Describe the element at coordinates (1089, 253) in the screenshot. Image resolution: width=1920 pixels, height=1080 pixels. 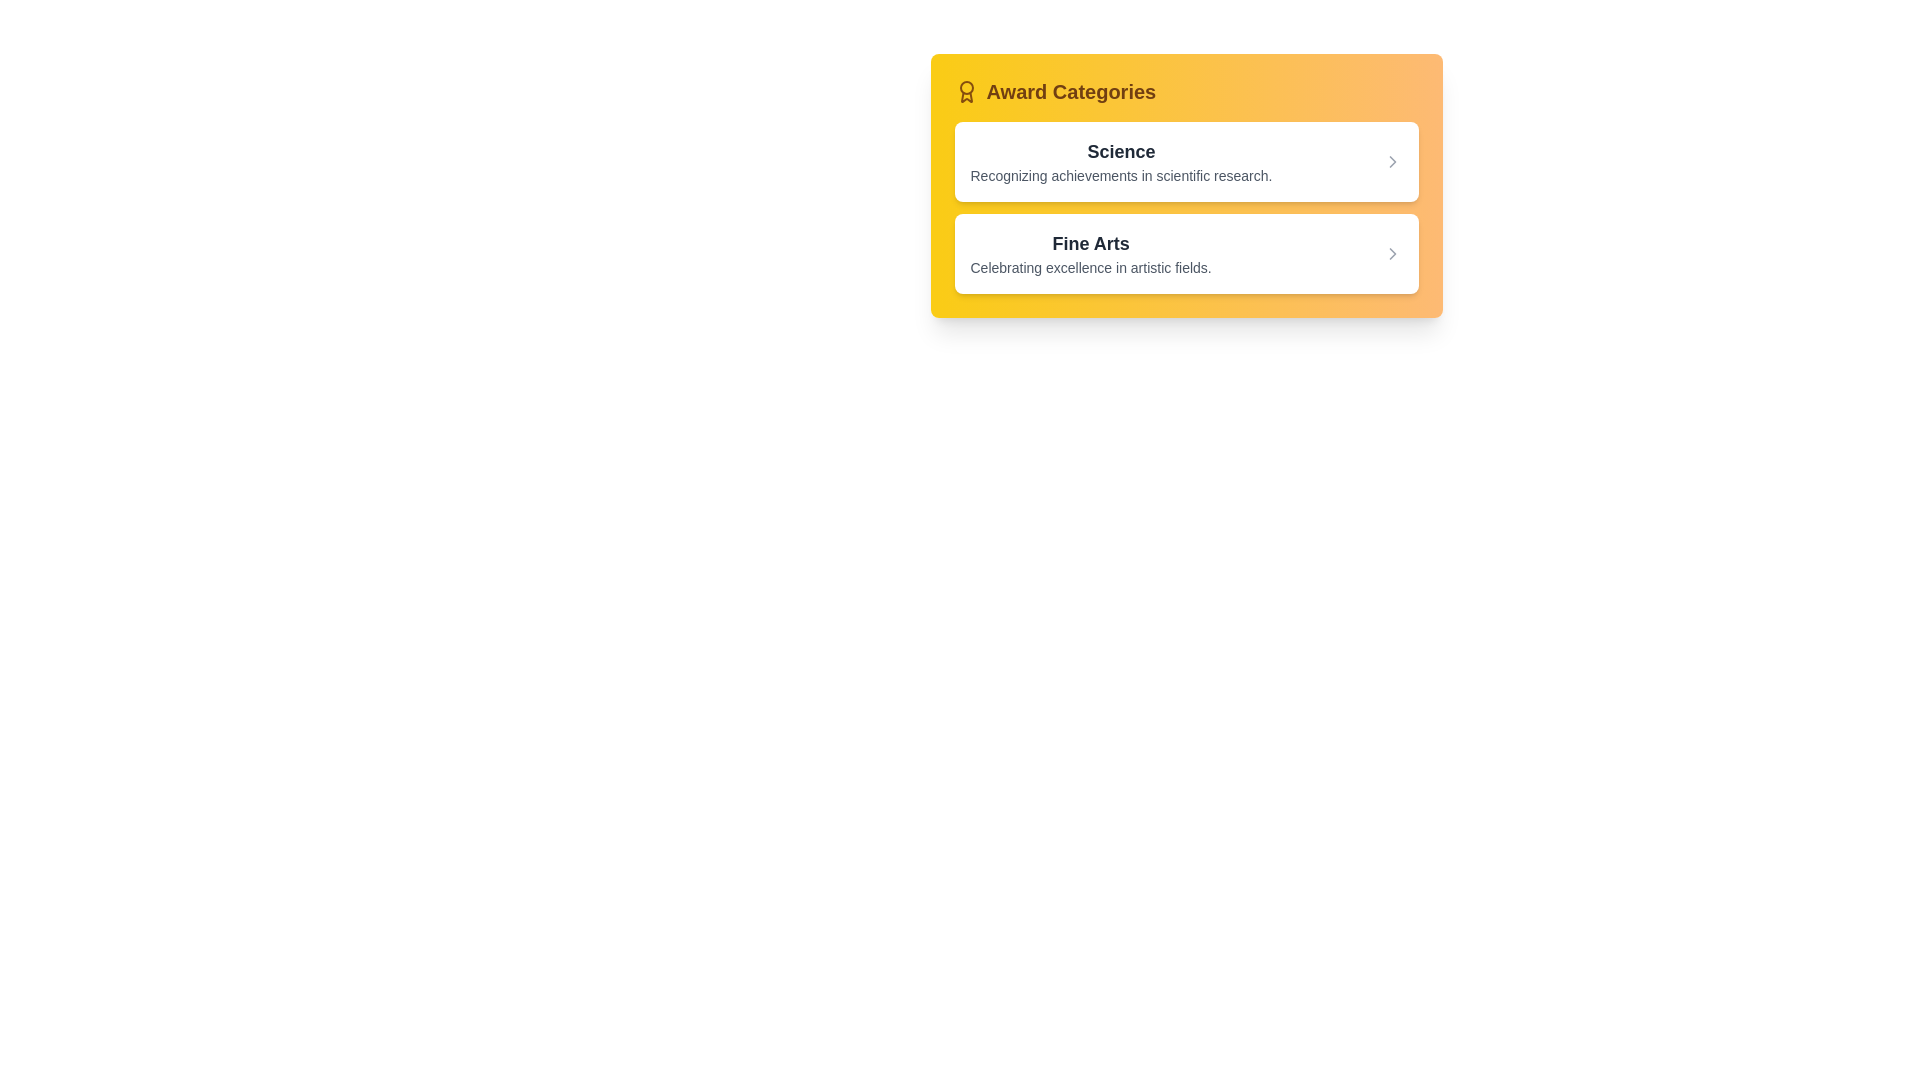
I see `the 'Fine Arts' category option located under the yellow header labeled 'Award Categories', positioned below the 'Science' option` at that location.